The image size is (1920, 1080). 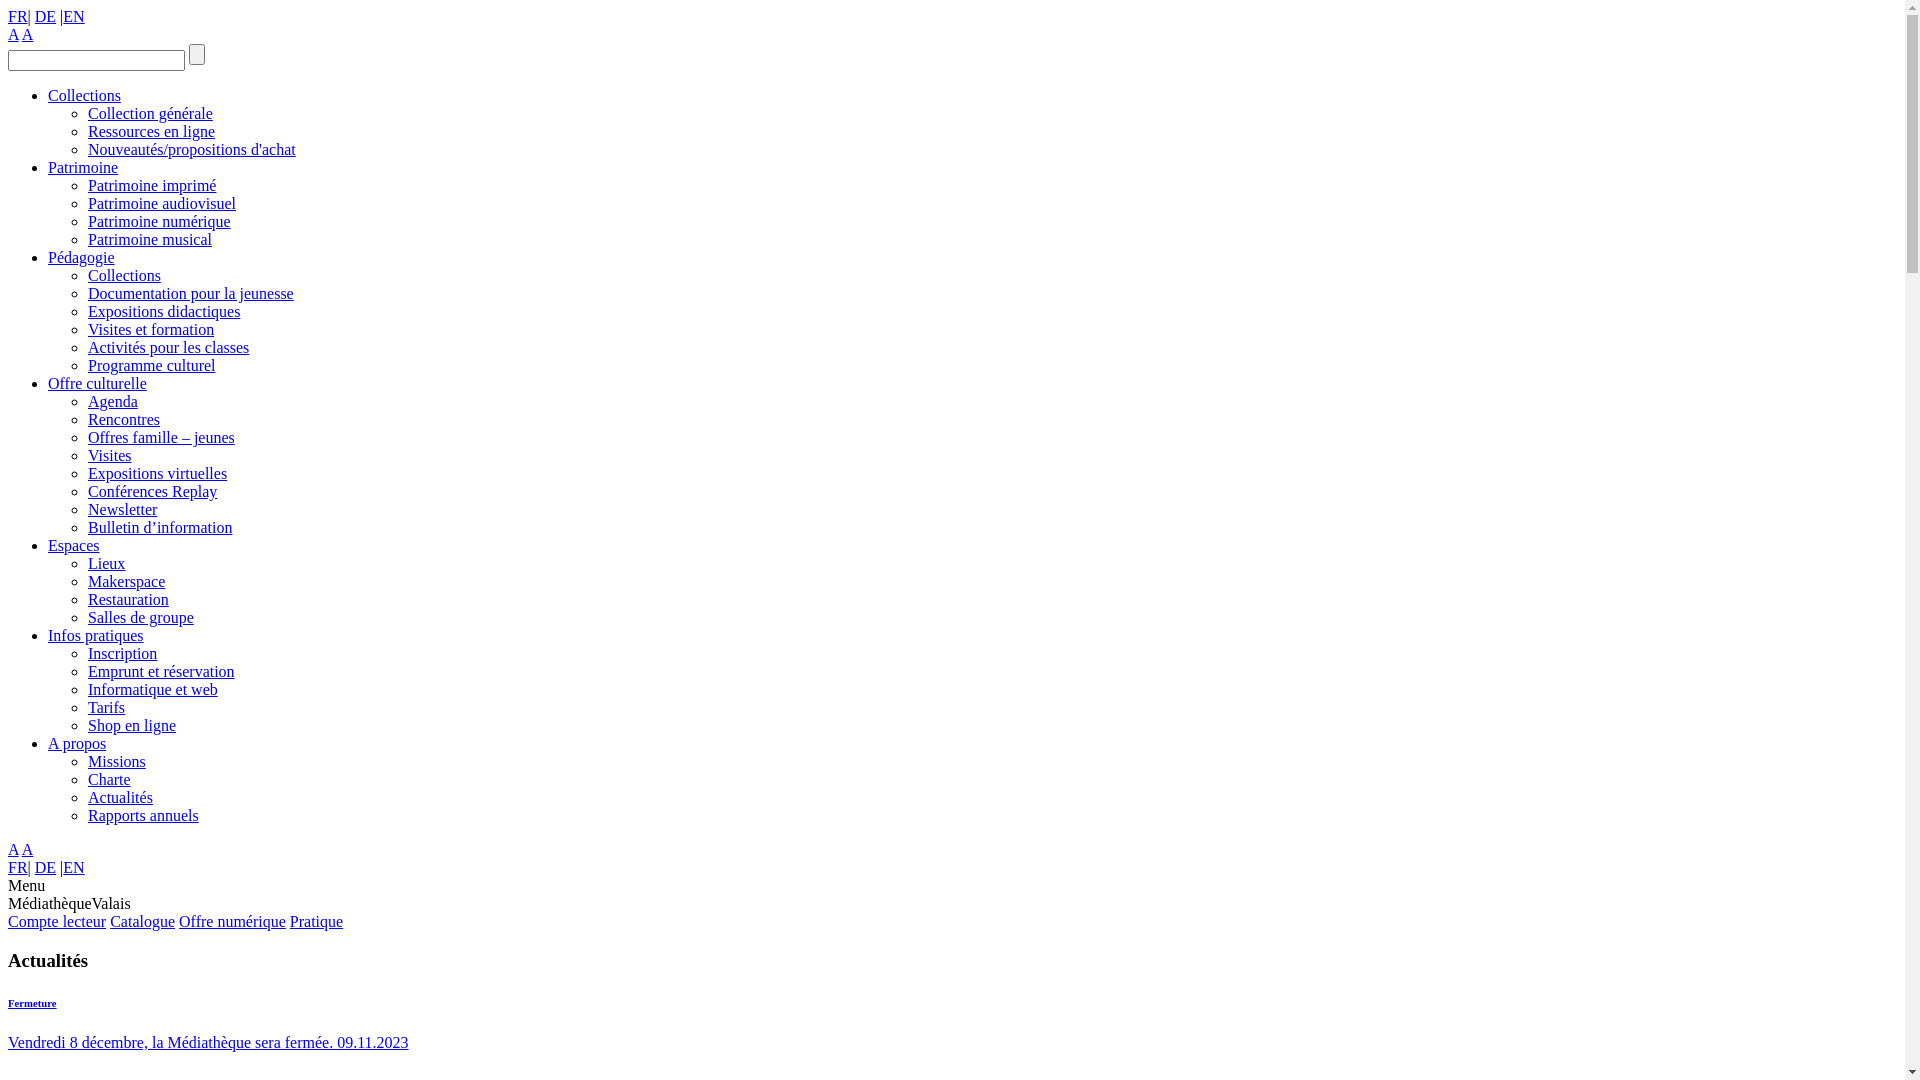 I want to click on 'FR', so click(x=18, y=866).